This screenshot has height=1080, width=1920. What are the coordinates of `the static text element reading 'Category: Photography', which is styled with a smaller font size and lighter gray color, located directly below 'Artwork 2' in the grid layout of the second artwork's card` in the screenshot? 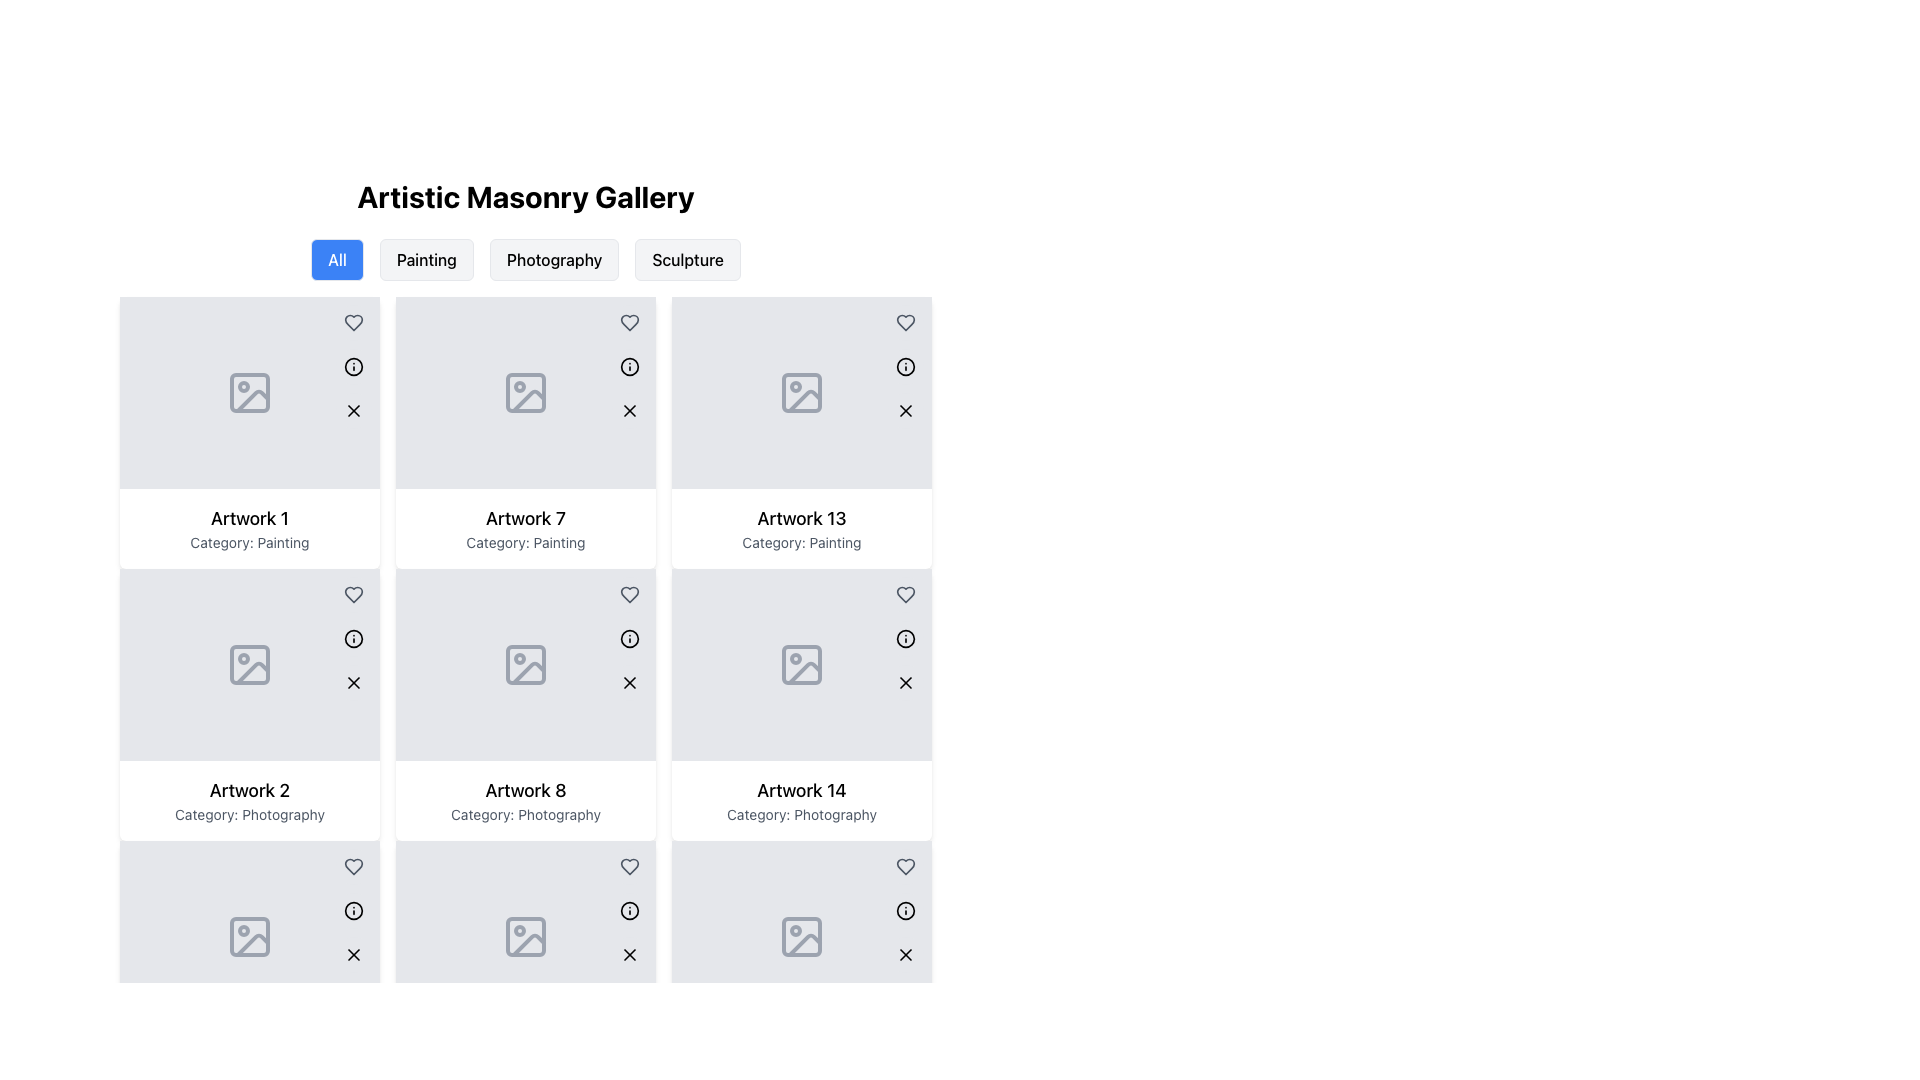 It's located at (248, 814).